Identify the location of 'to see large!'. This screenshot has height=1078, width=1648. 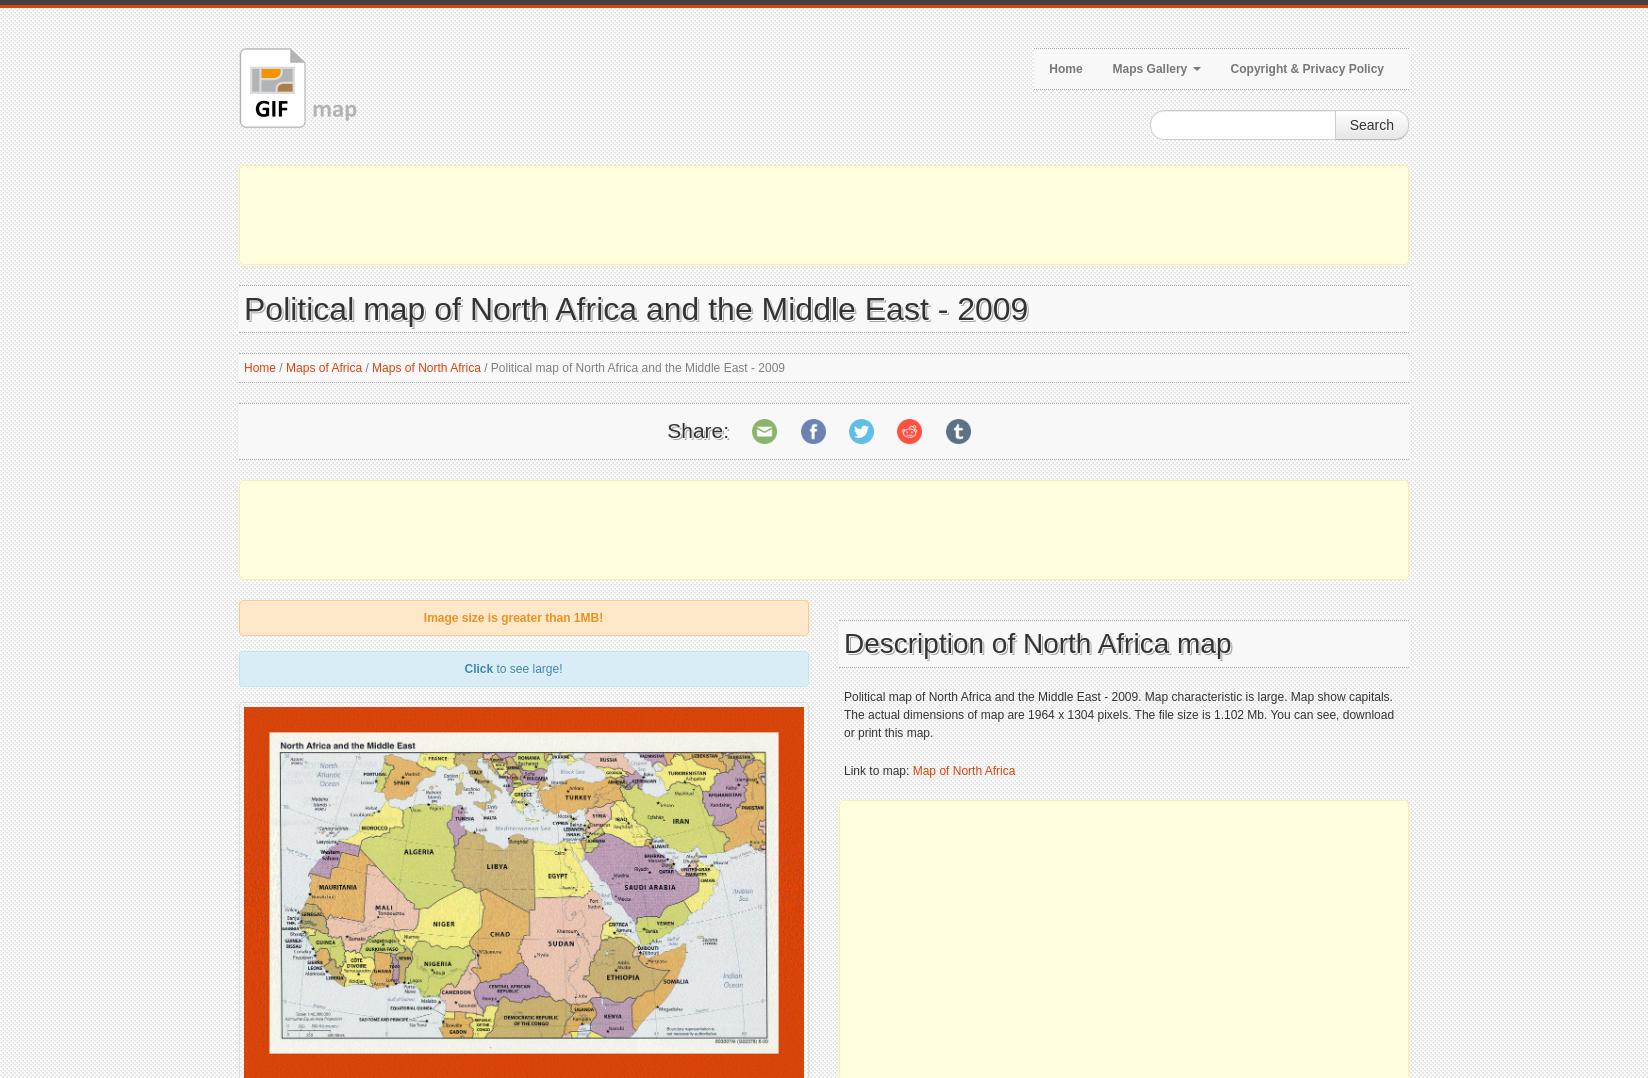
(527, 669).